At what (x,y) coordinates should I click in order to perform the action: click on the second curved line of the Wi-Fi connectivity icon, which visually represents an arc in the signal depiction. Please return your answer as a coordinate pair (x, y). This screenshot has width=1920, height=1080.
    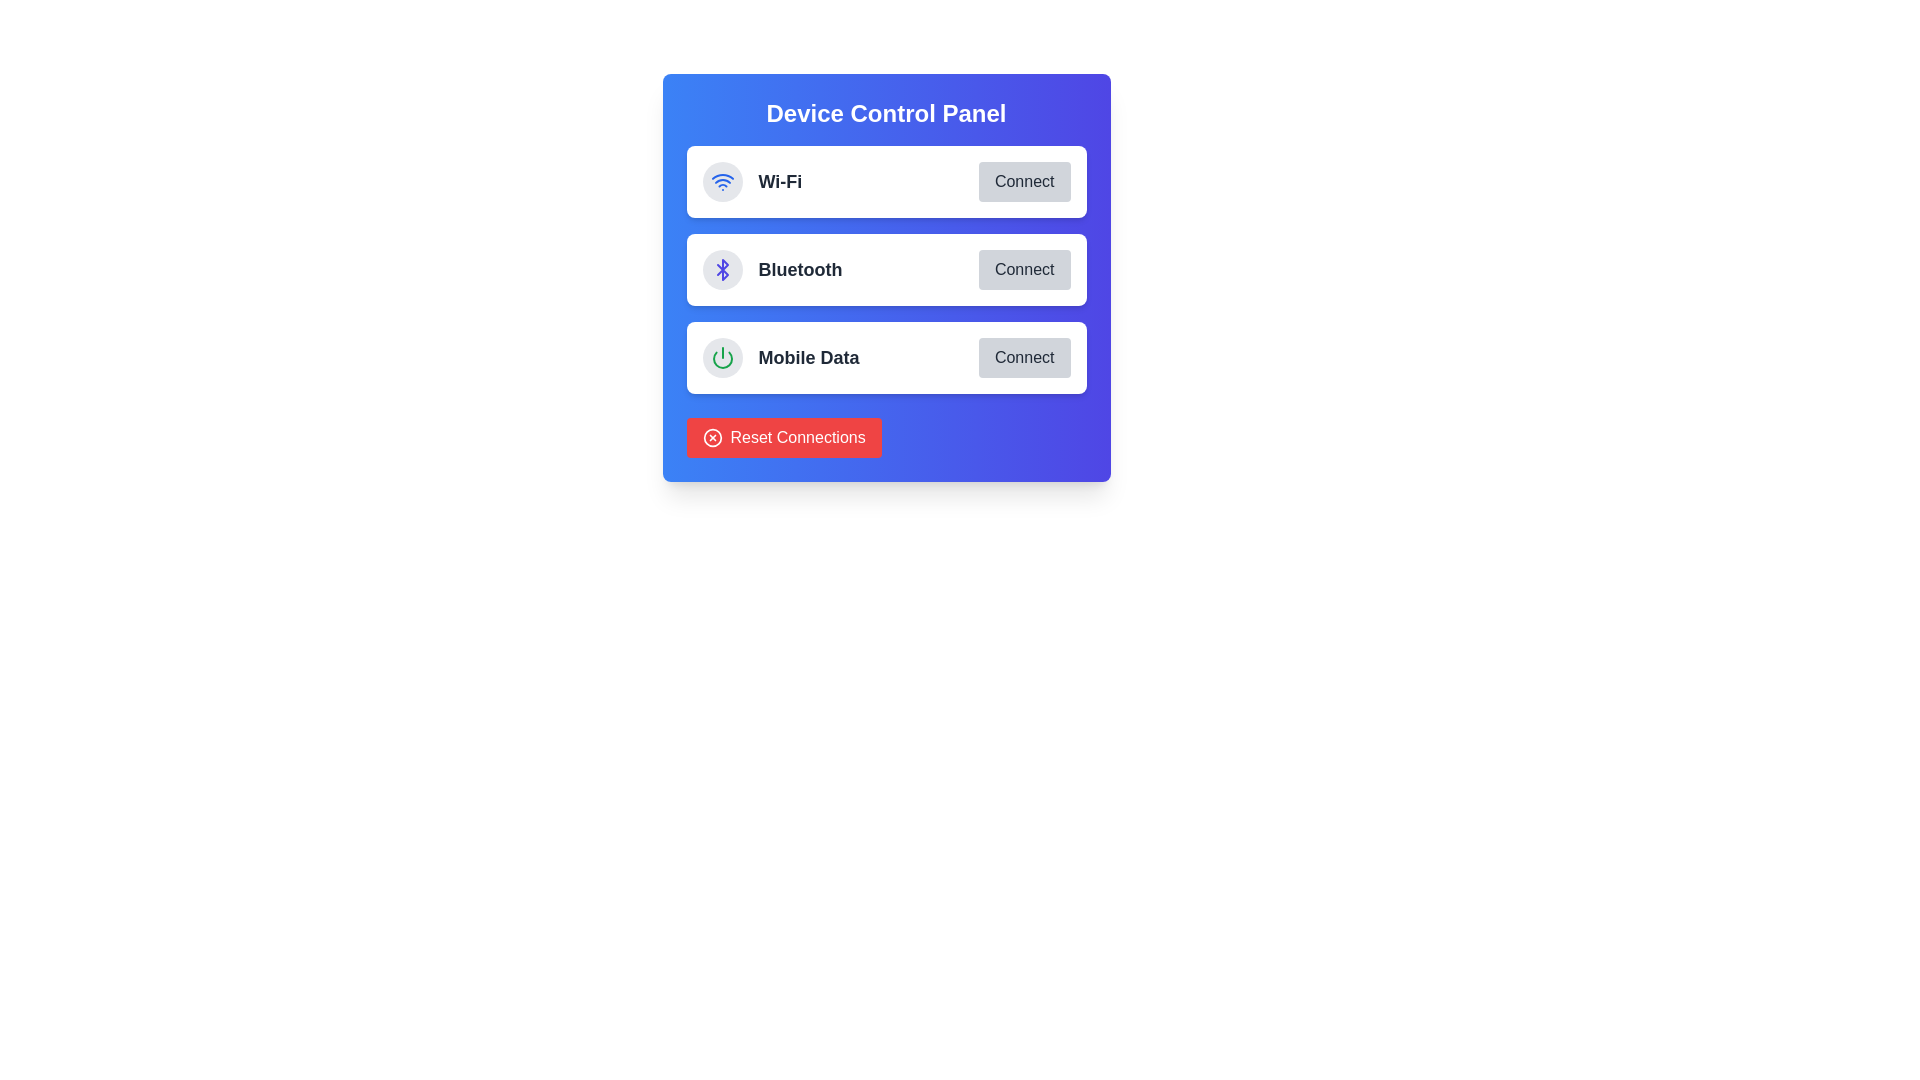
    Looking at the image, I should click on (721, 175).